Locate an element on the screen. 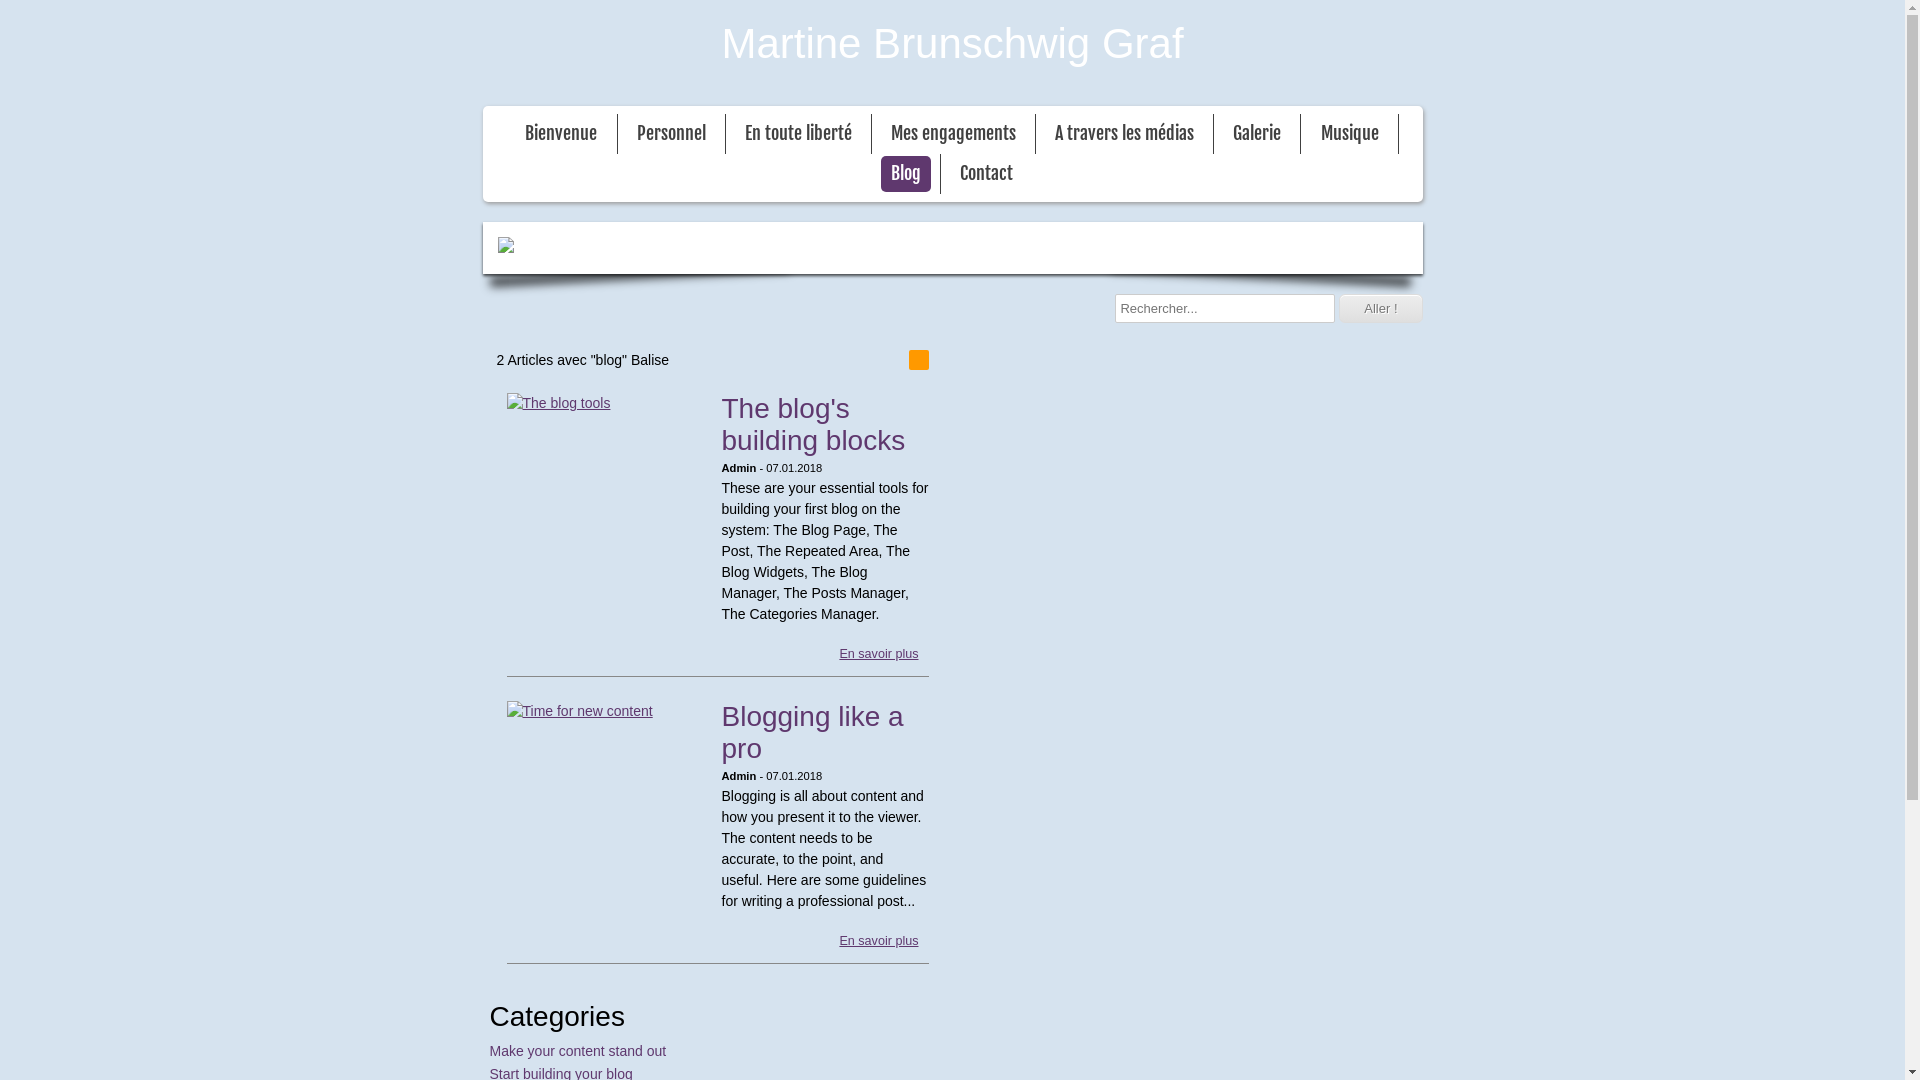 The image size is (1920, 1080). 'Bienvenue' is located at coordinates (560, 134).